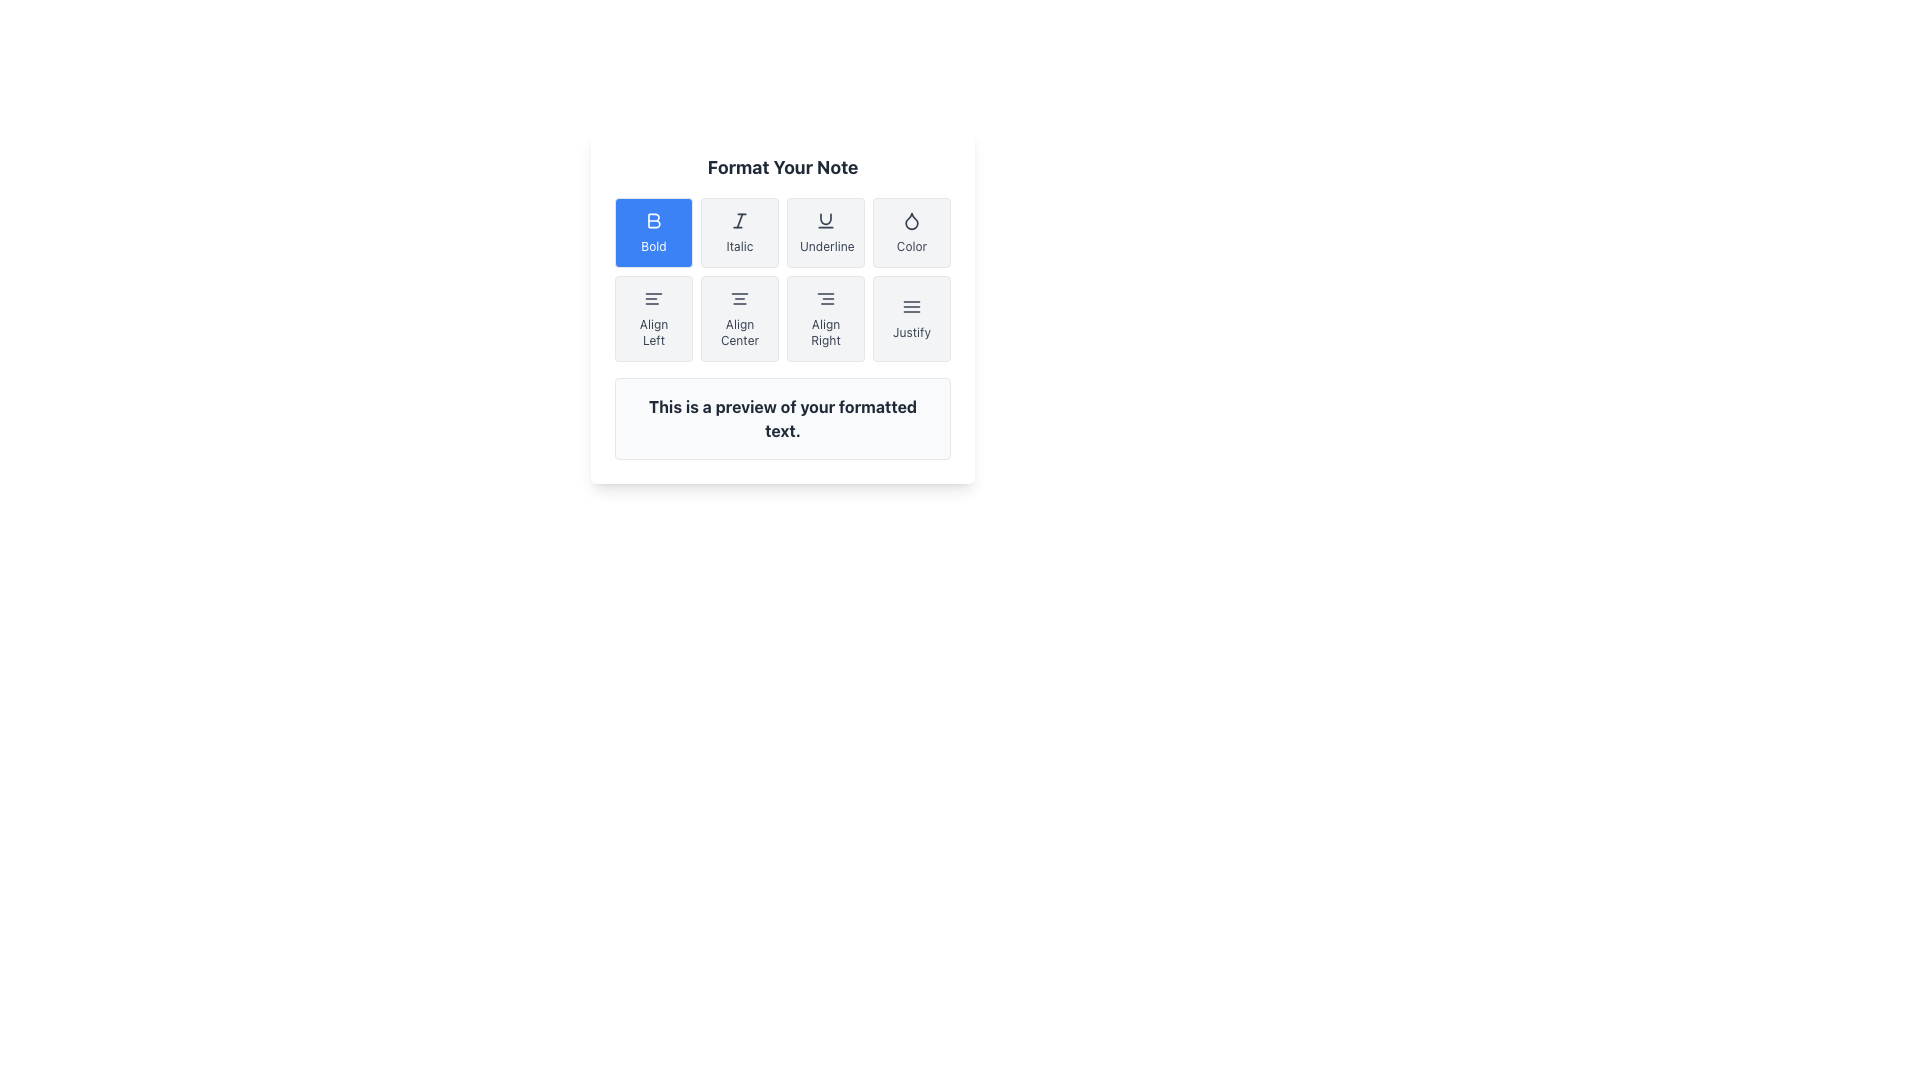 This screenshot has width=1920, height=1080. Describe the element at coordinates (738, 220) in the screenshot. I see `the italicized 'I' icon in the 'Italic' button of the text formatting toolbar` at that location.